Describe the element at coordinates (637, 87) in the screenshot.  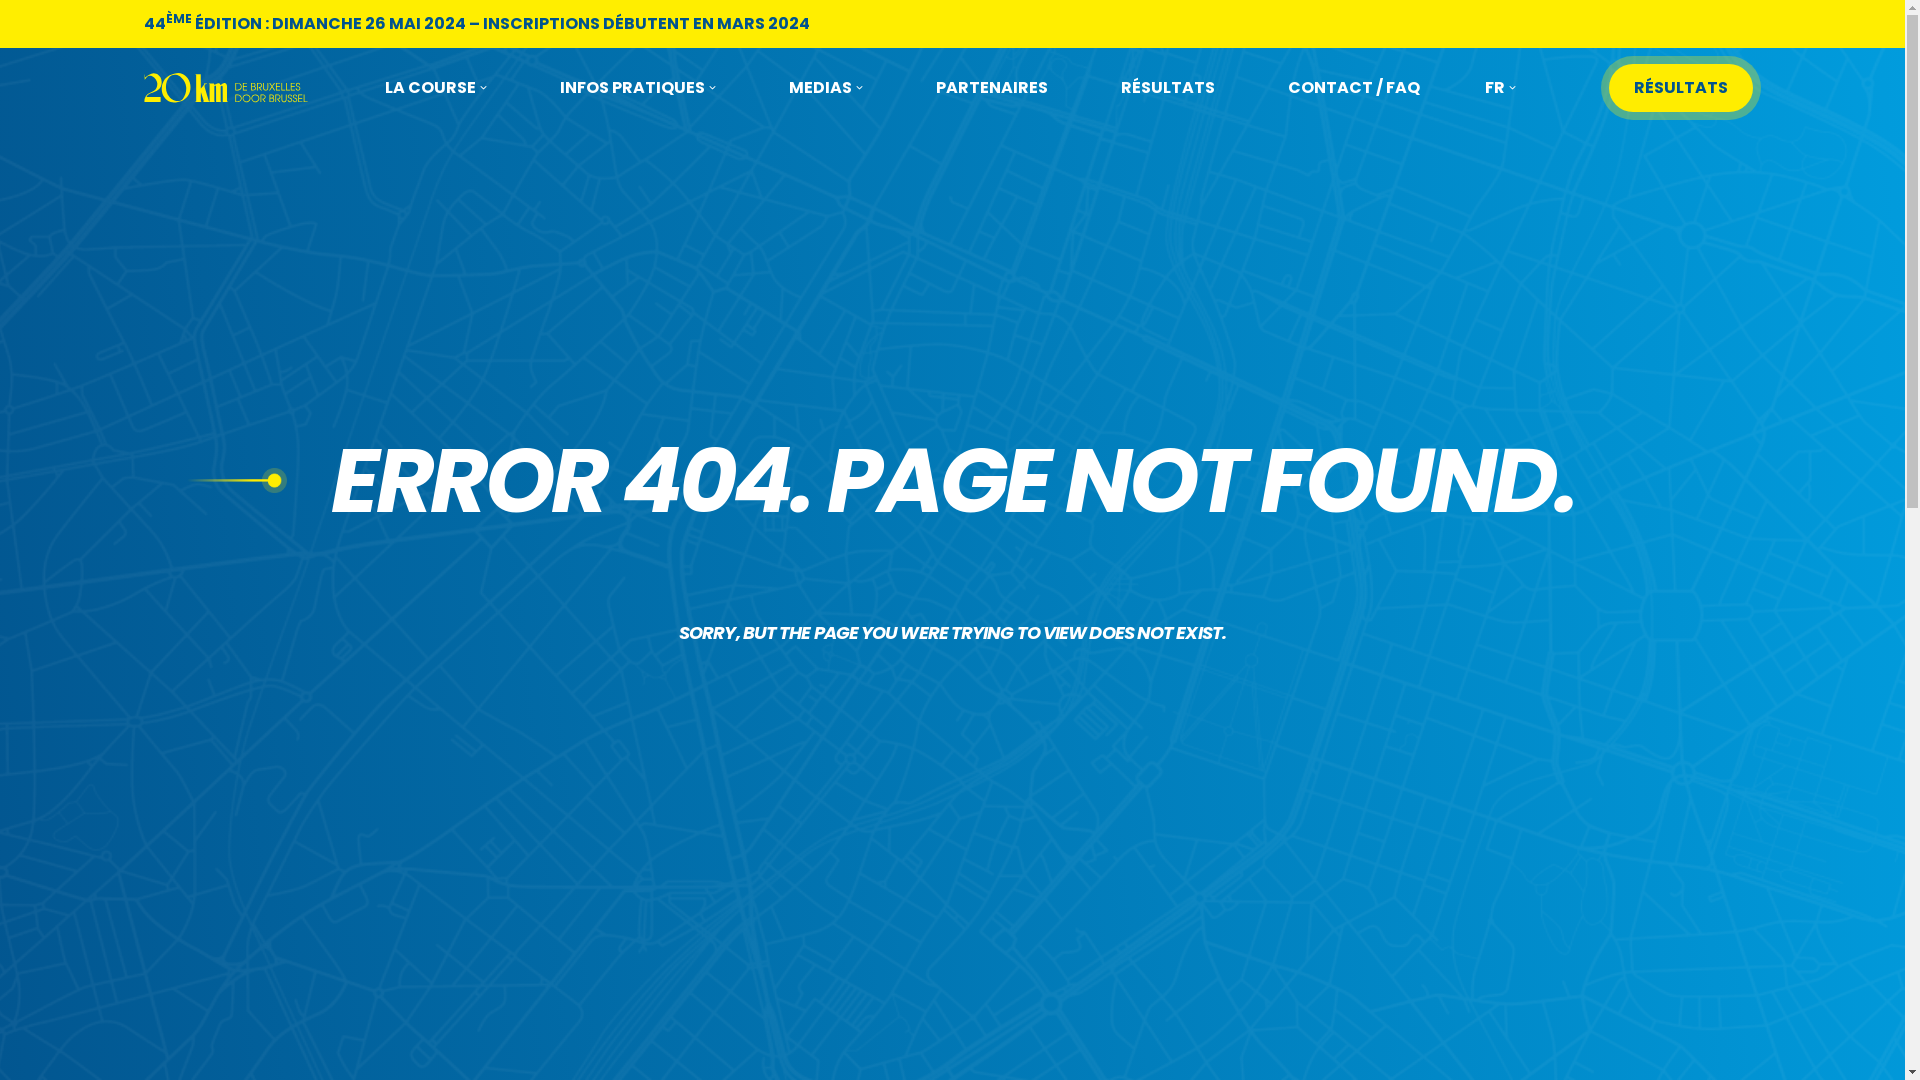
I see `'INFOS PRATIQUES'` at that location.